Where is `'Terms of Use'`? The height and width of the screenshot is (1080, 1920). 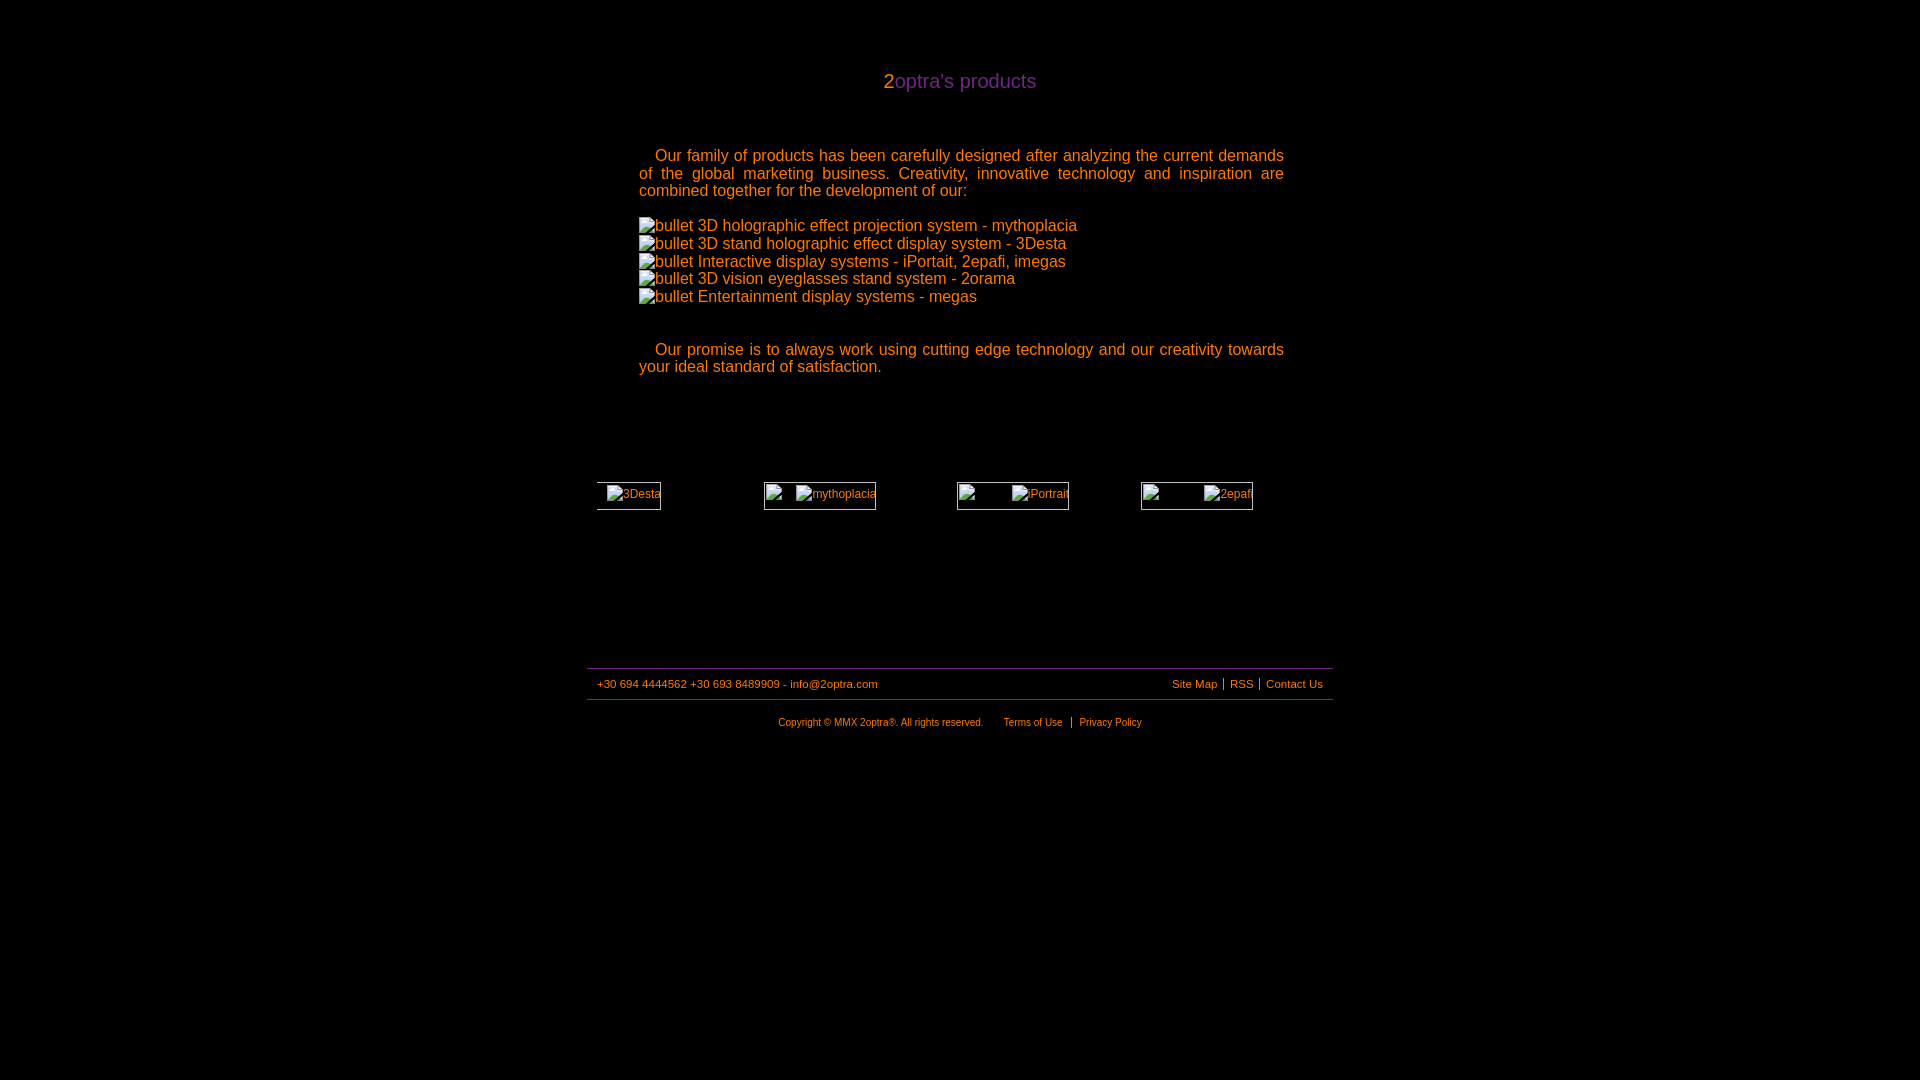 'Terms of Use' is located at coordinates (1033, 722).